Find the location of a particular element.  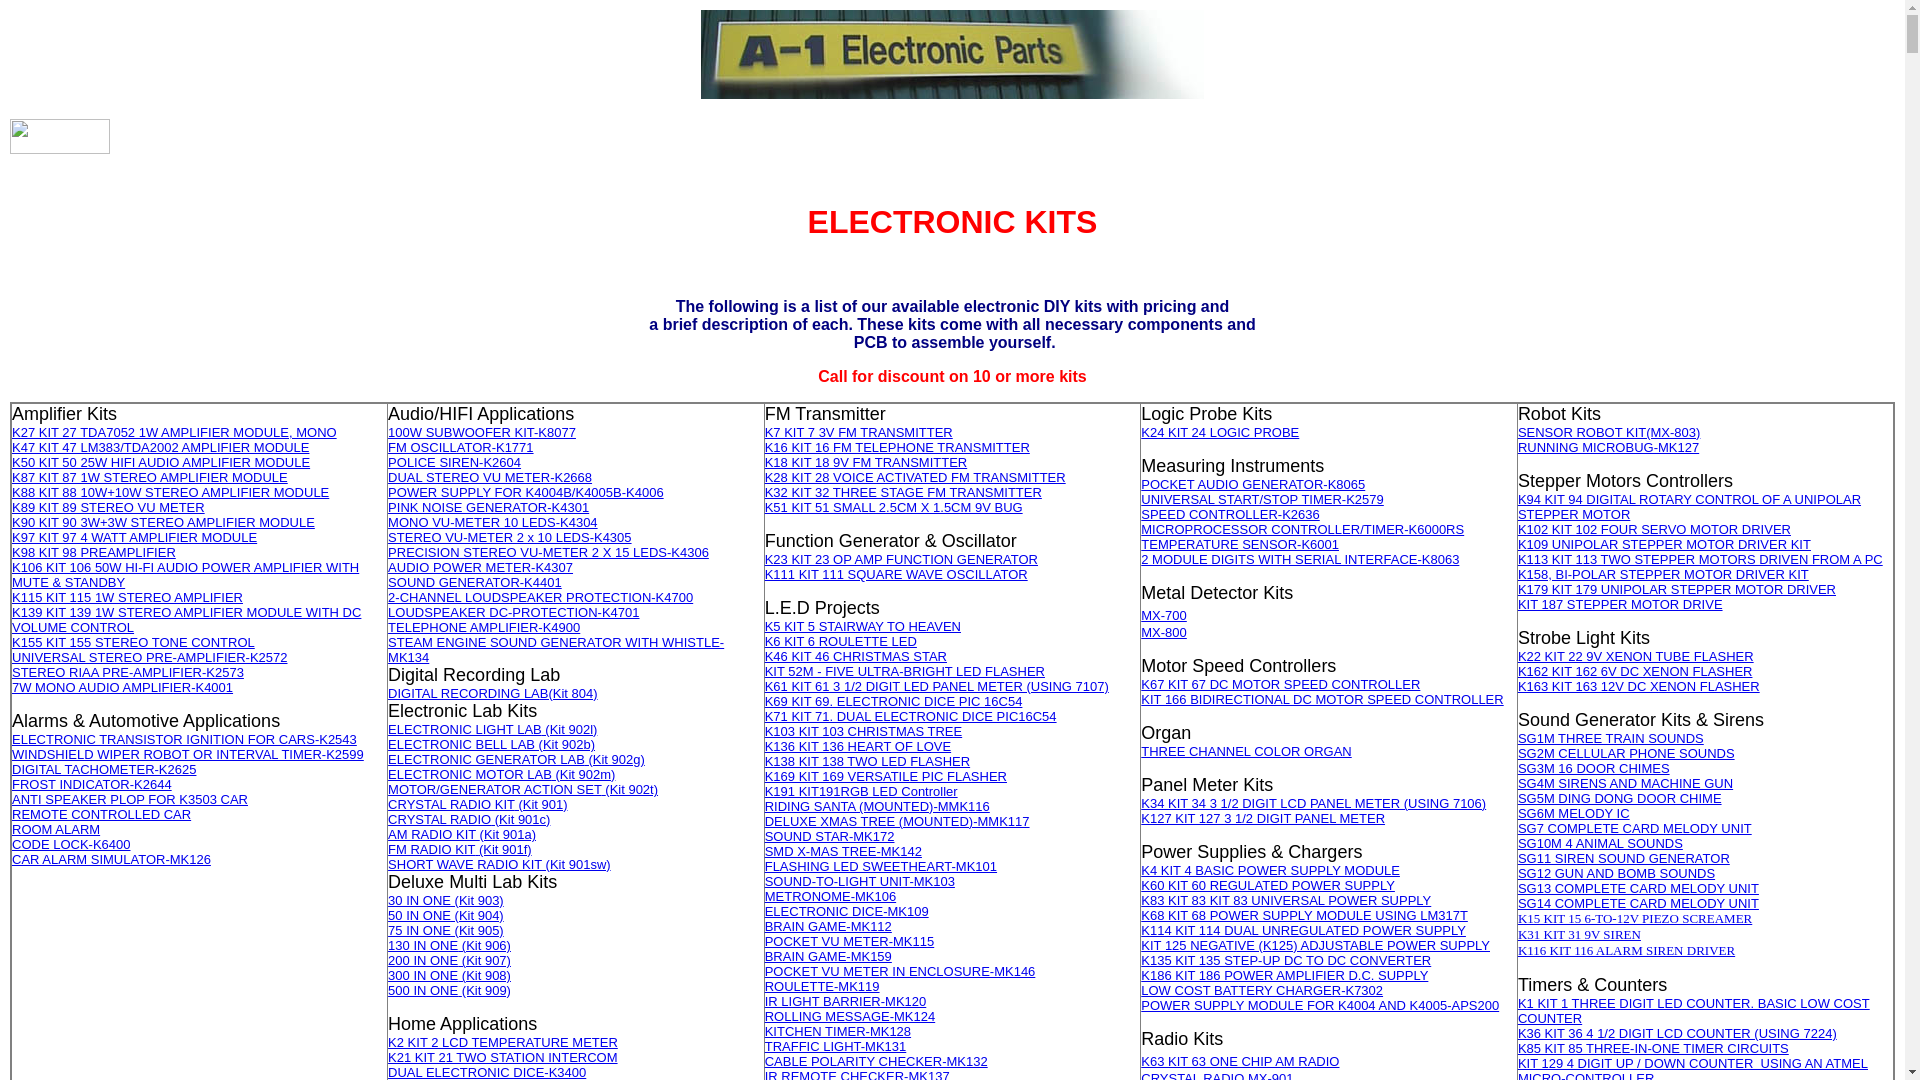

'METRONOME-MK106' is located at coordinates (830, 895).